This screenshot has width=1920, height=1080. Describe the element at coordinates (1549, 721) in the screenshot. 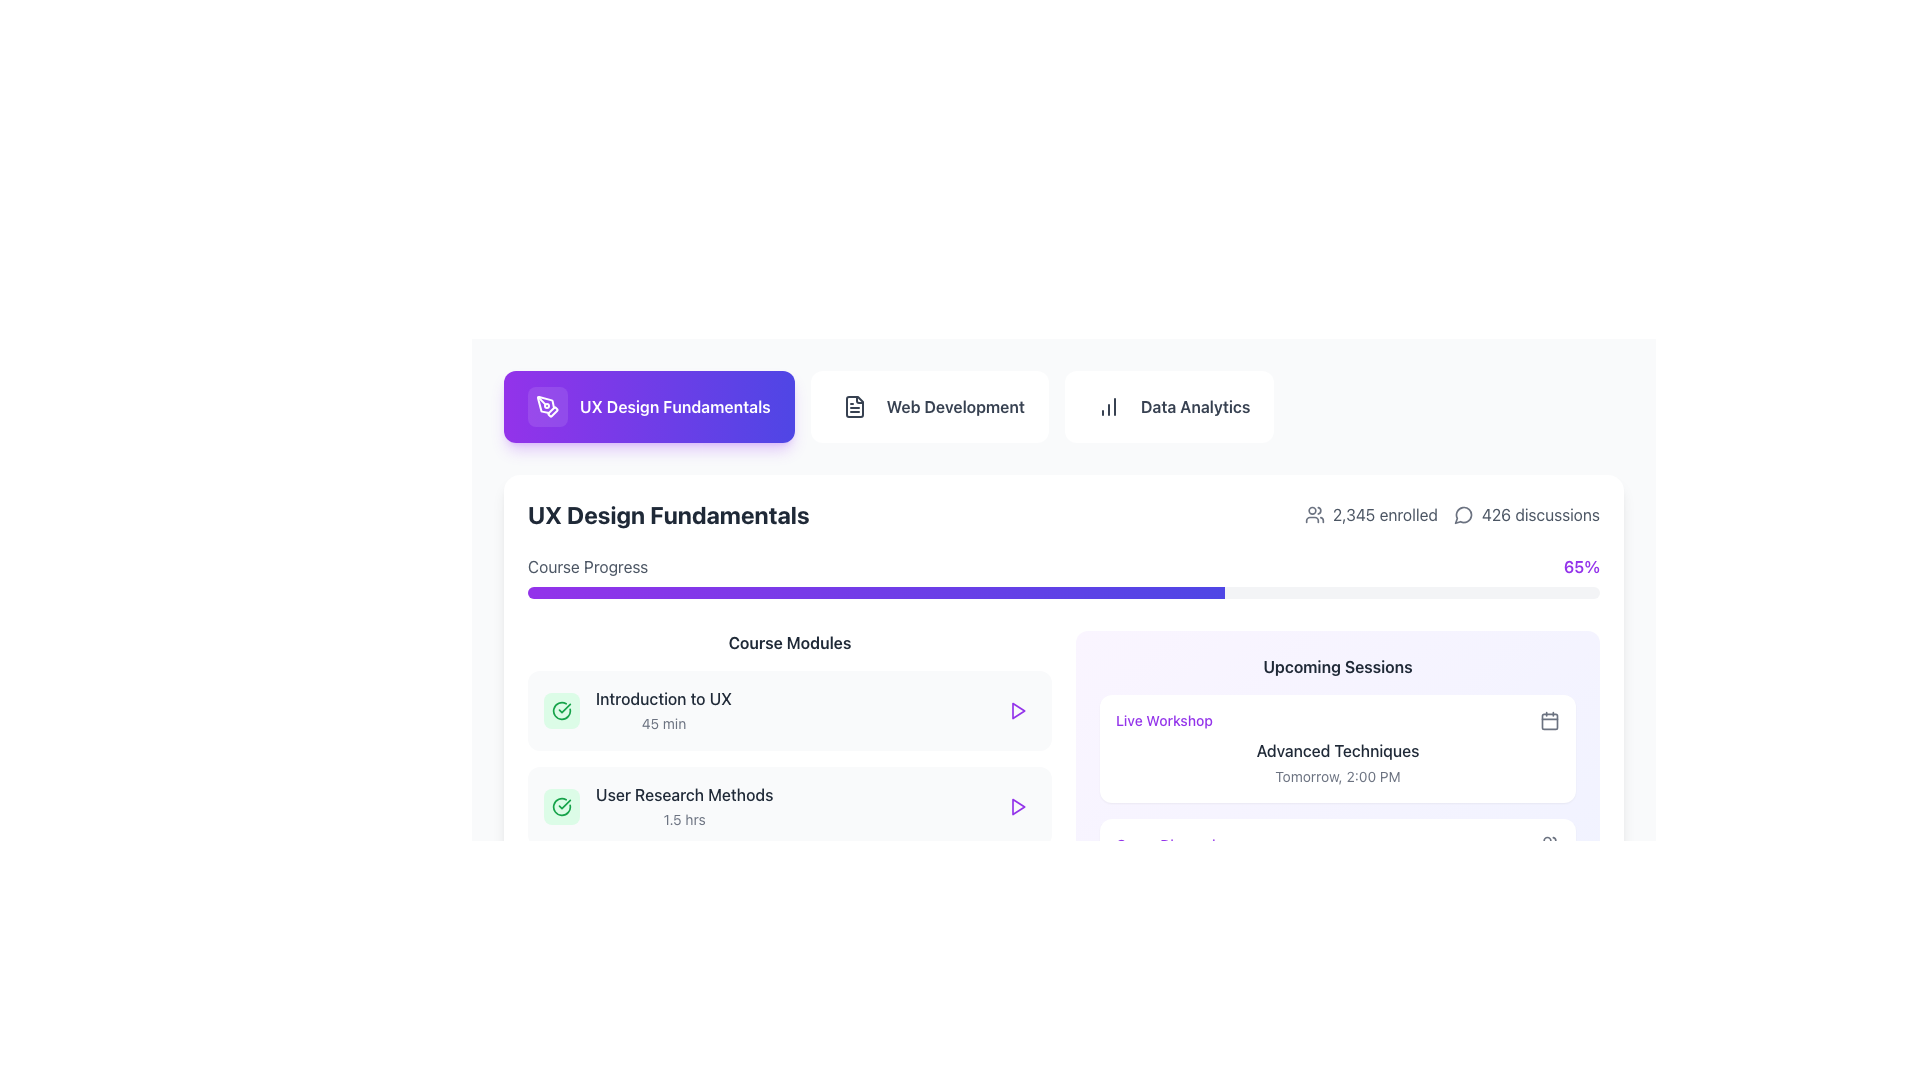

I see `the decorative square element with rounded corners located within the calendar-like icon, which is positioned near the 'Advanced Techniques' session details box` at that location.